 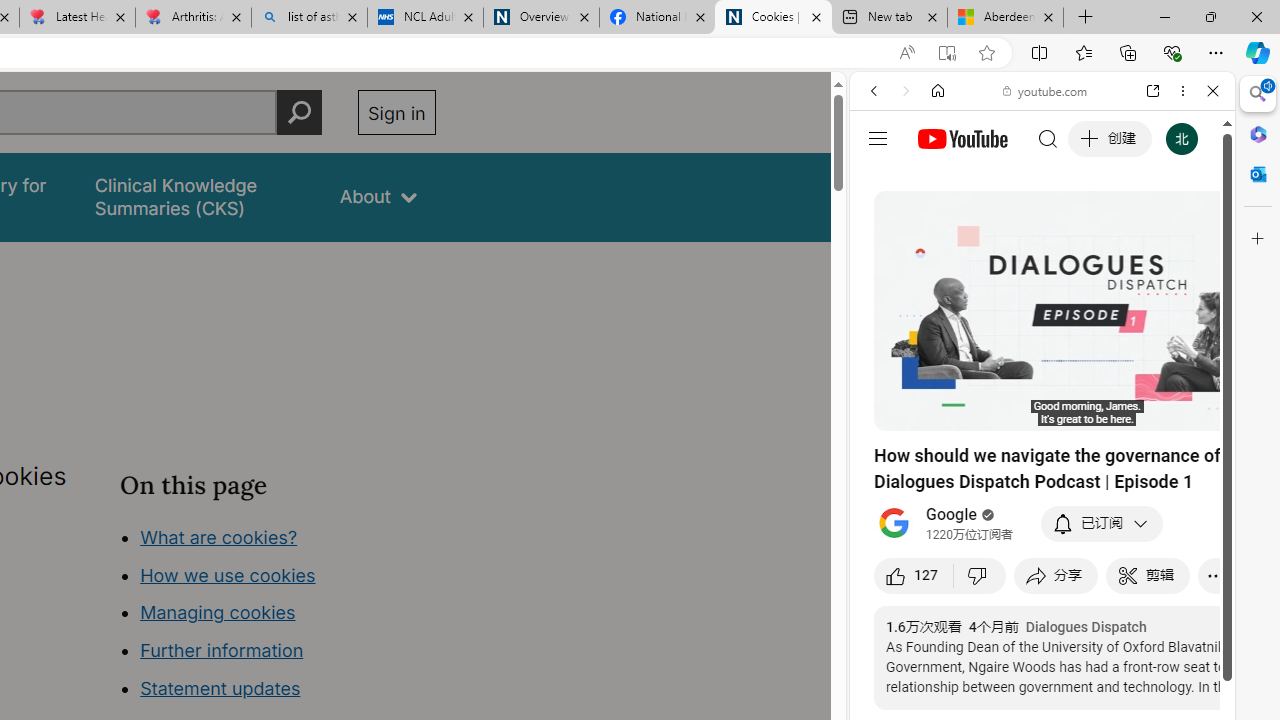 What do you see at coordinates (193, 17) in the screenshot?
I see `'Arthritis: Ask Health Professionals'` at bounding box center [193, 17].